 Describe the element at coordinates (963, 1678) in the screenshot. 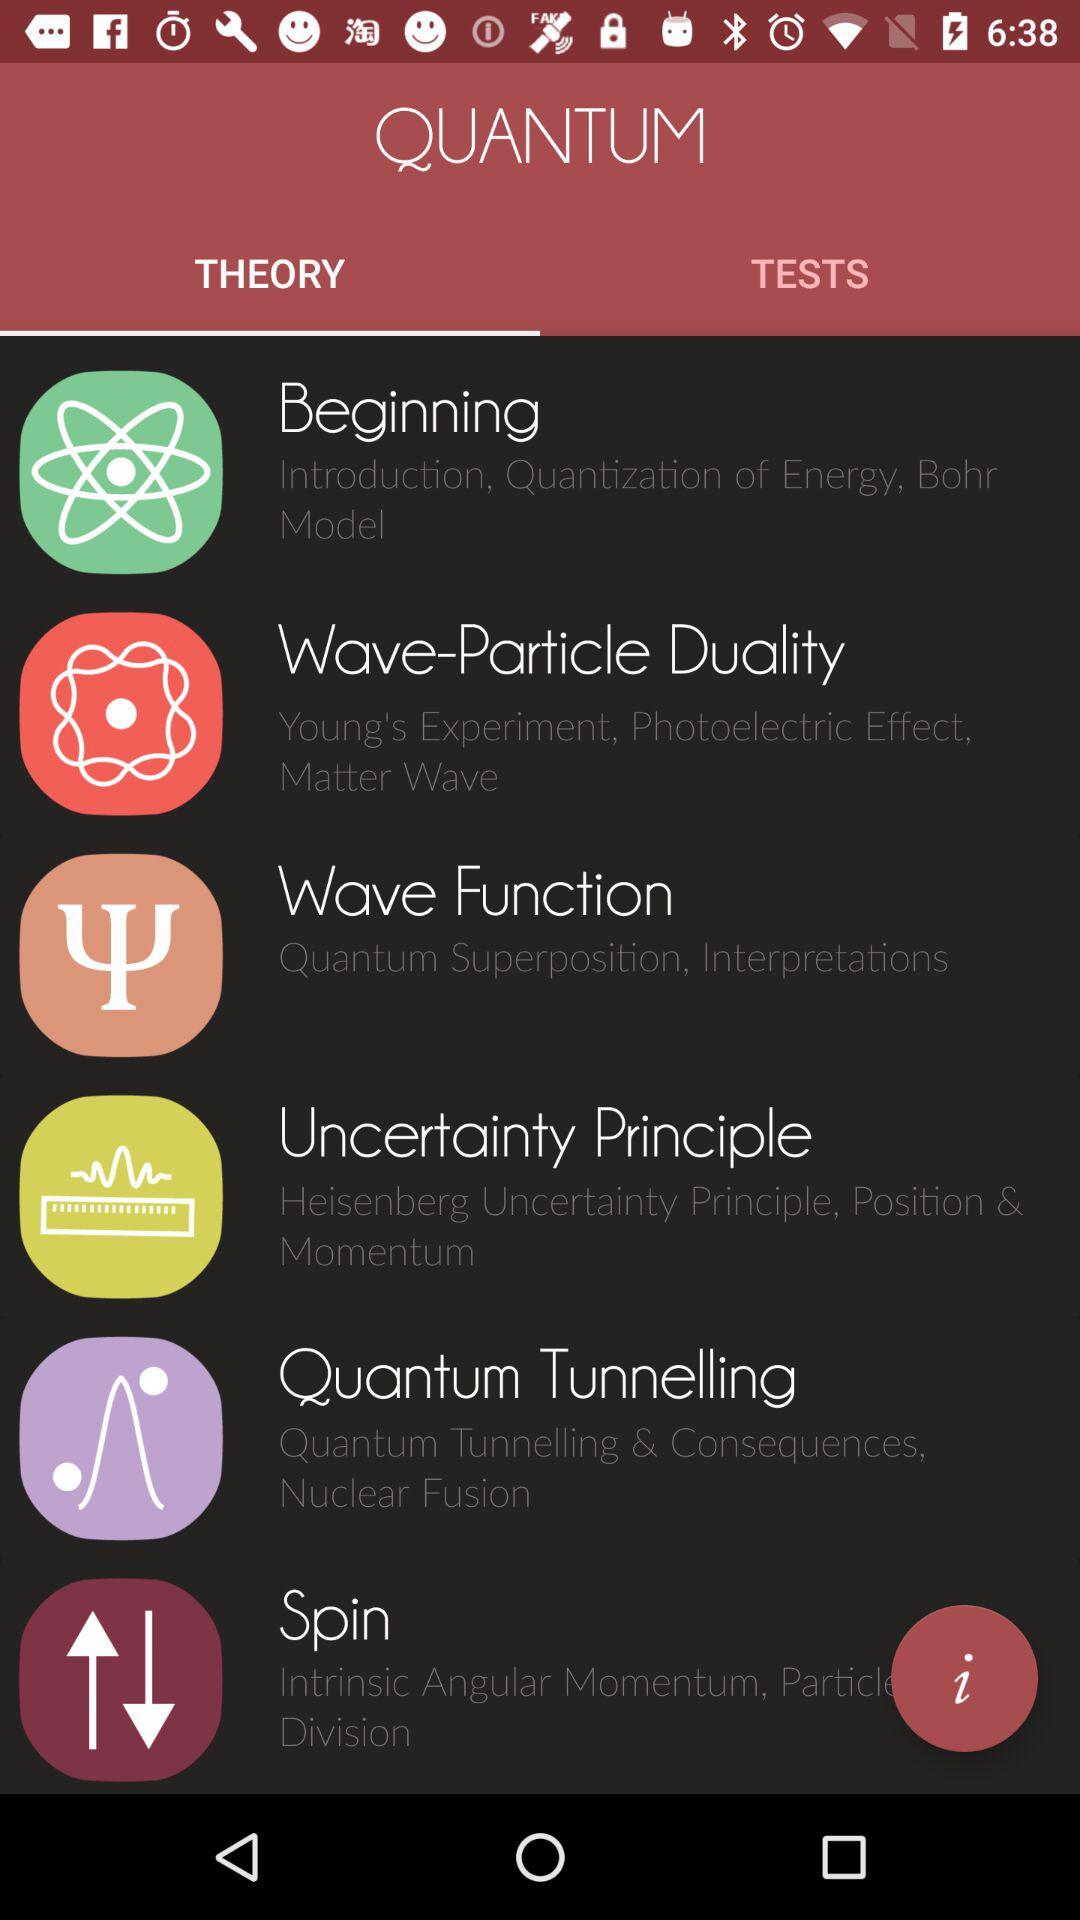

I see `icon next to spin` at that location.